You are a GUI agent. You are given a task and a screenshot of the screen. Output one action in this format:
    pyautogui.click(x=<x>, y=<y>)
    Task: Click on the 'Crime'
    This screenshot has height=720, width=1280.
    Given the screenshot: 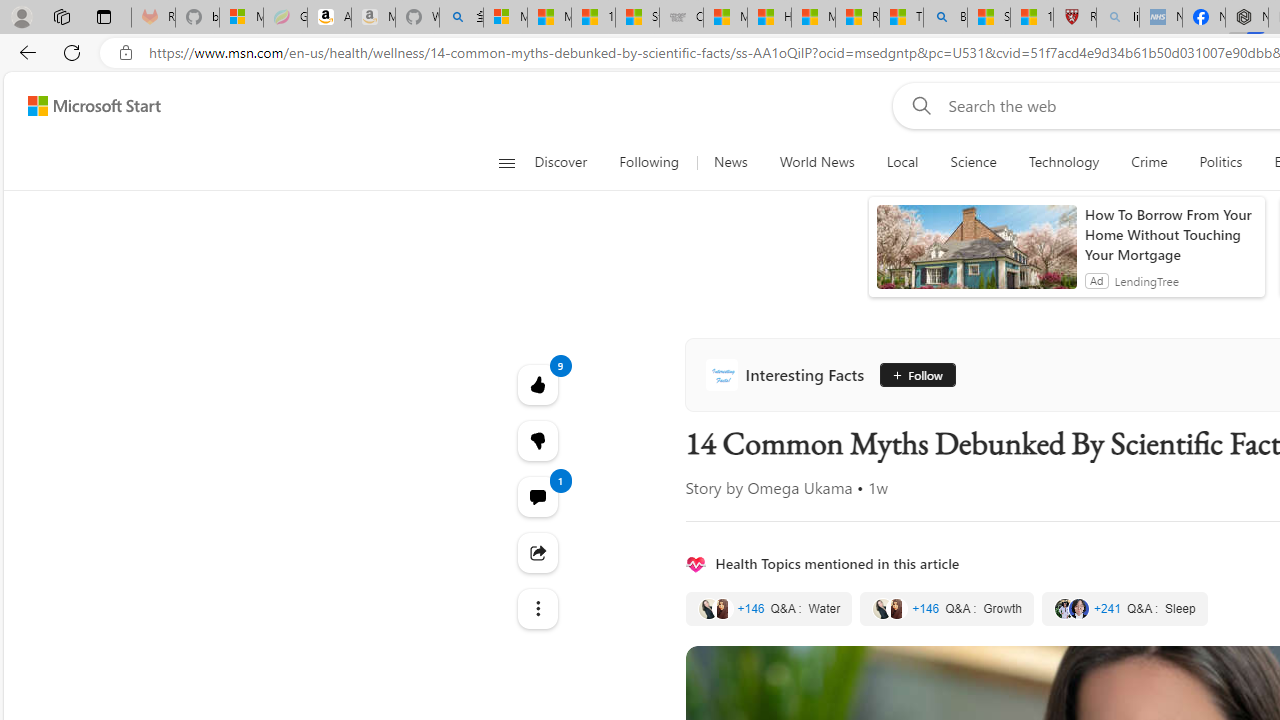 What is the action you would take?
    pyautogui.click(x=1149, y=162)
    